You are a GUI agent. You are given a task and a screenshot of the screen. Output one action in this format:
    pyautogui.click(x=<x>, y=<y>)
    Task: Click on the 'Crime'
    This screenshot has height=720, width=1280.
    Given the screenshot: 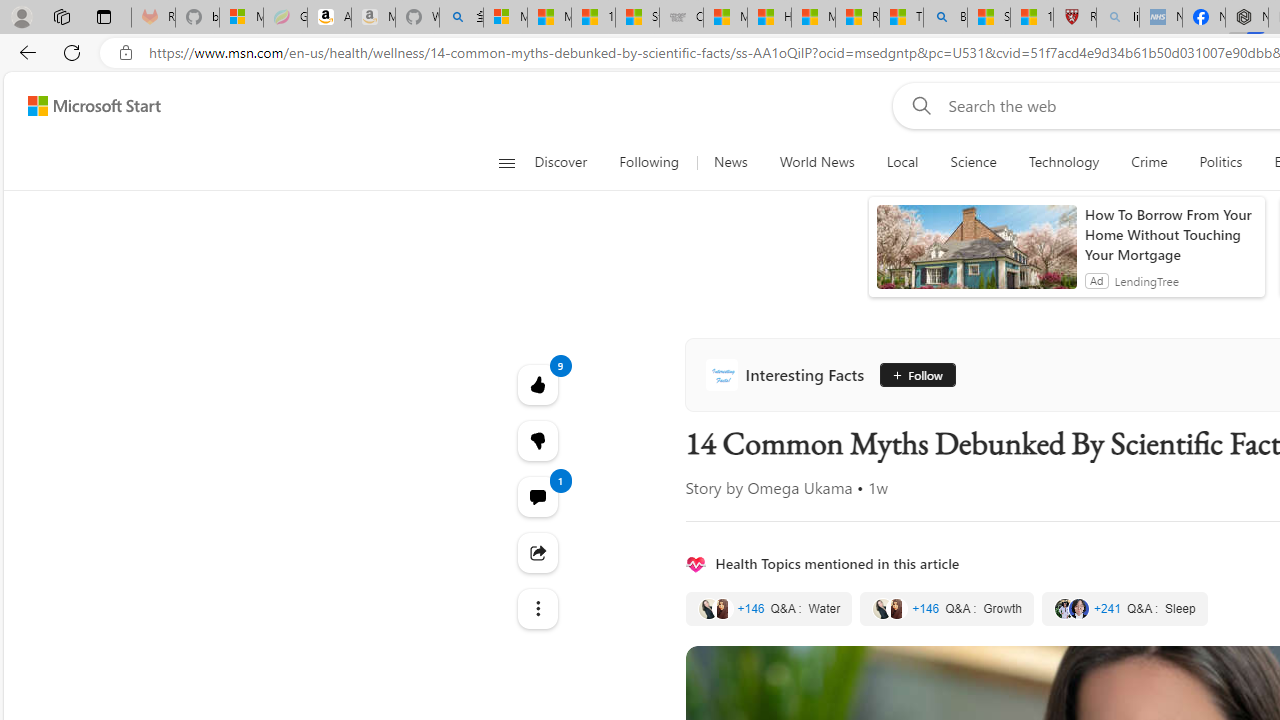 What is the action you would take?
    pyautogui.click(x=1149, y=162)
    